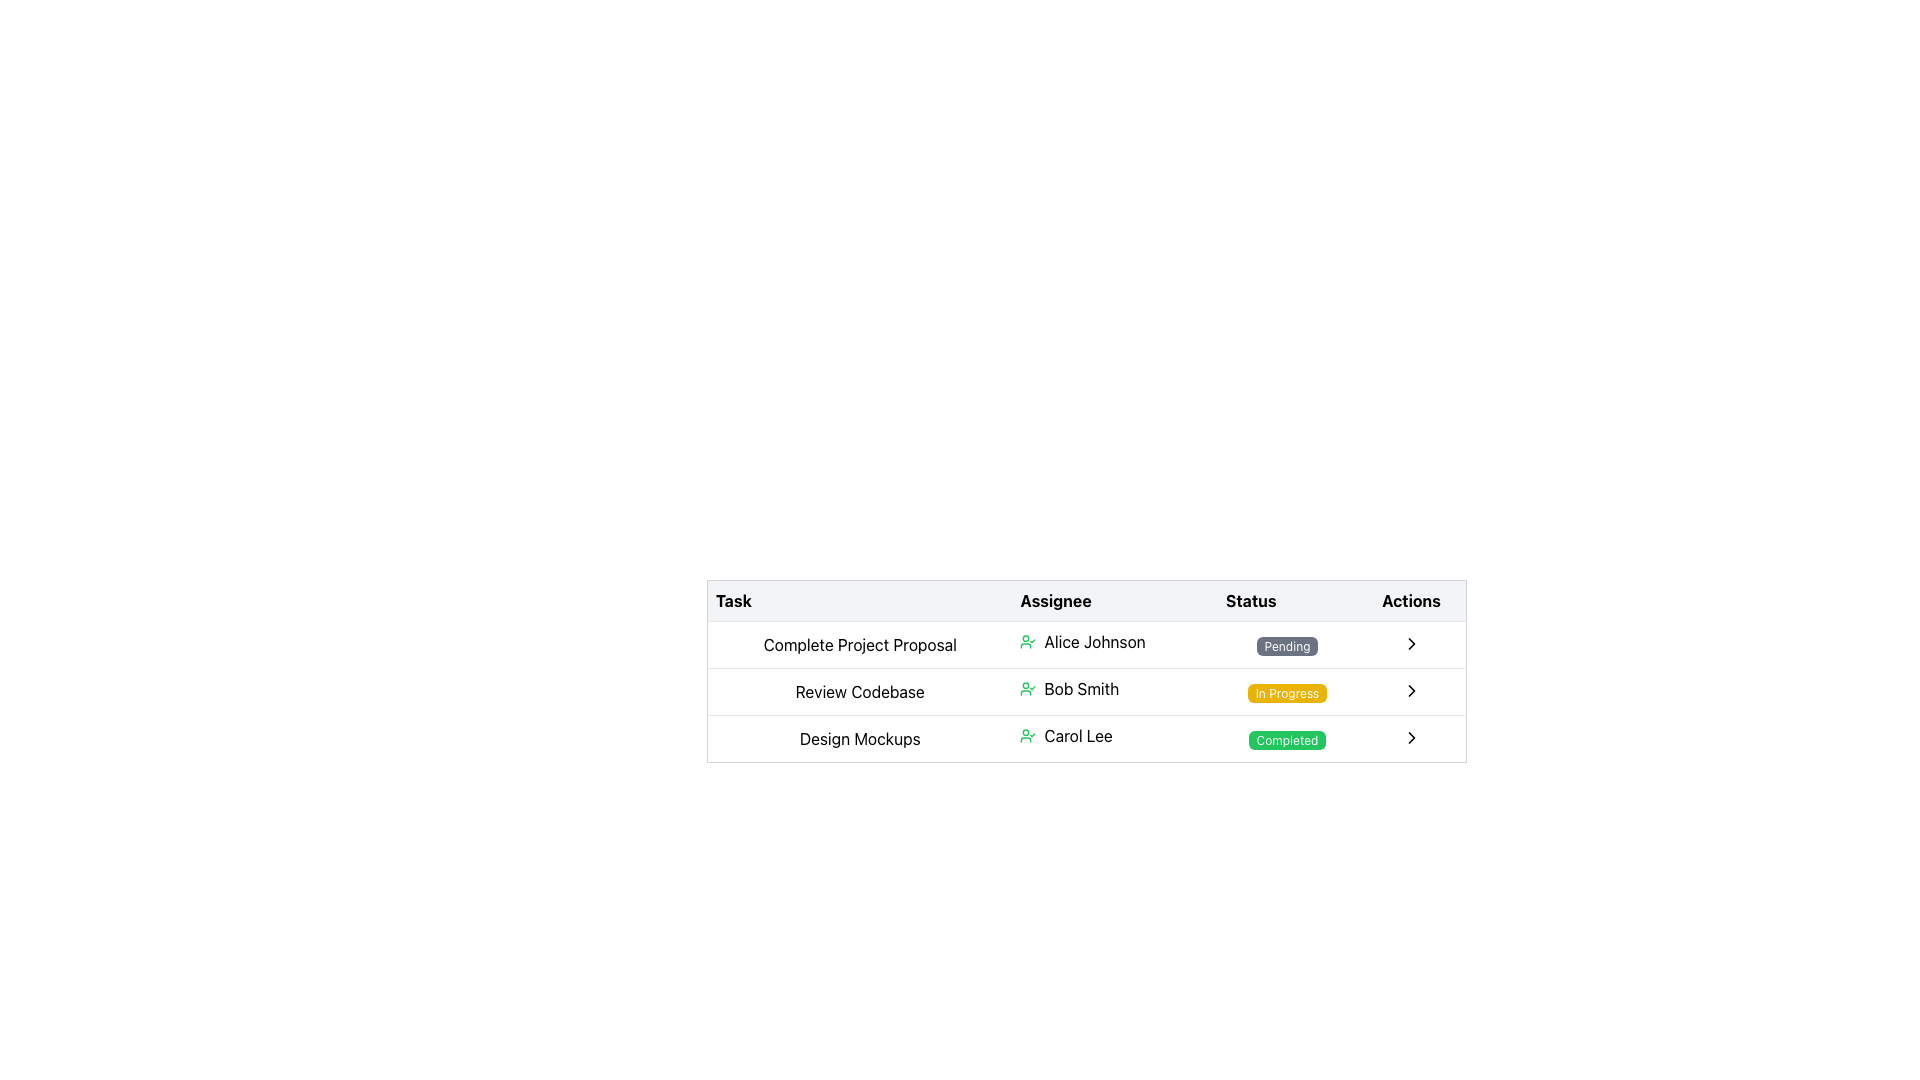 Image resolution: width=1920 pixels, height=1080 pixels. Describe the element at coordinates (1287, 690) in the screenshot. I see `the yellow badge labeled 'In Progress' located in the 'Status' column of the second row for the task 'Review Codebase' associated with 'Bob Smith.'` at that location.